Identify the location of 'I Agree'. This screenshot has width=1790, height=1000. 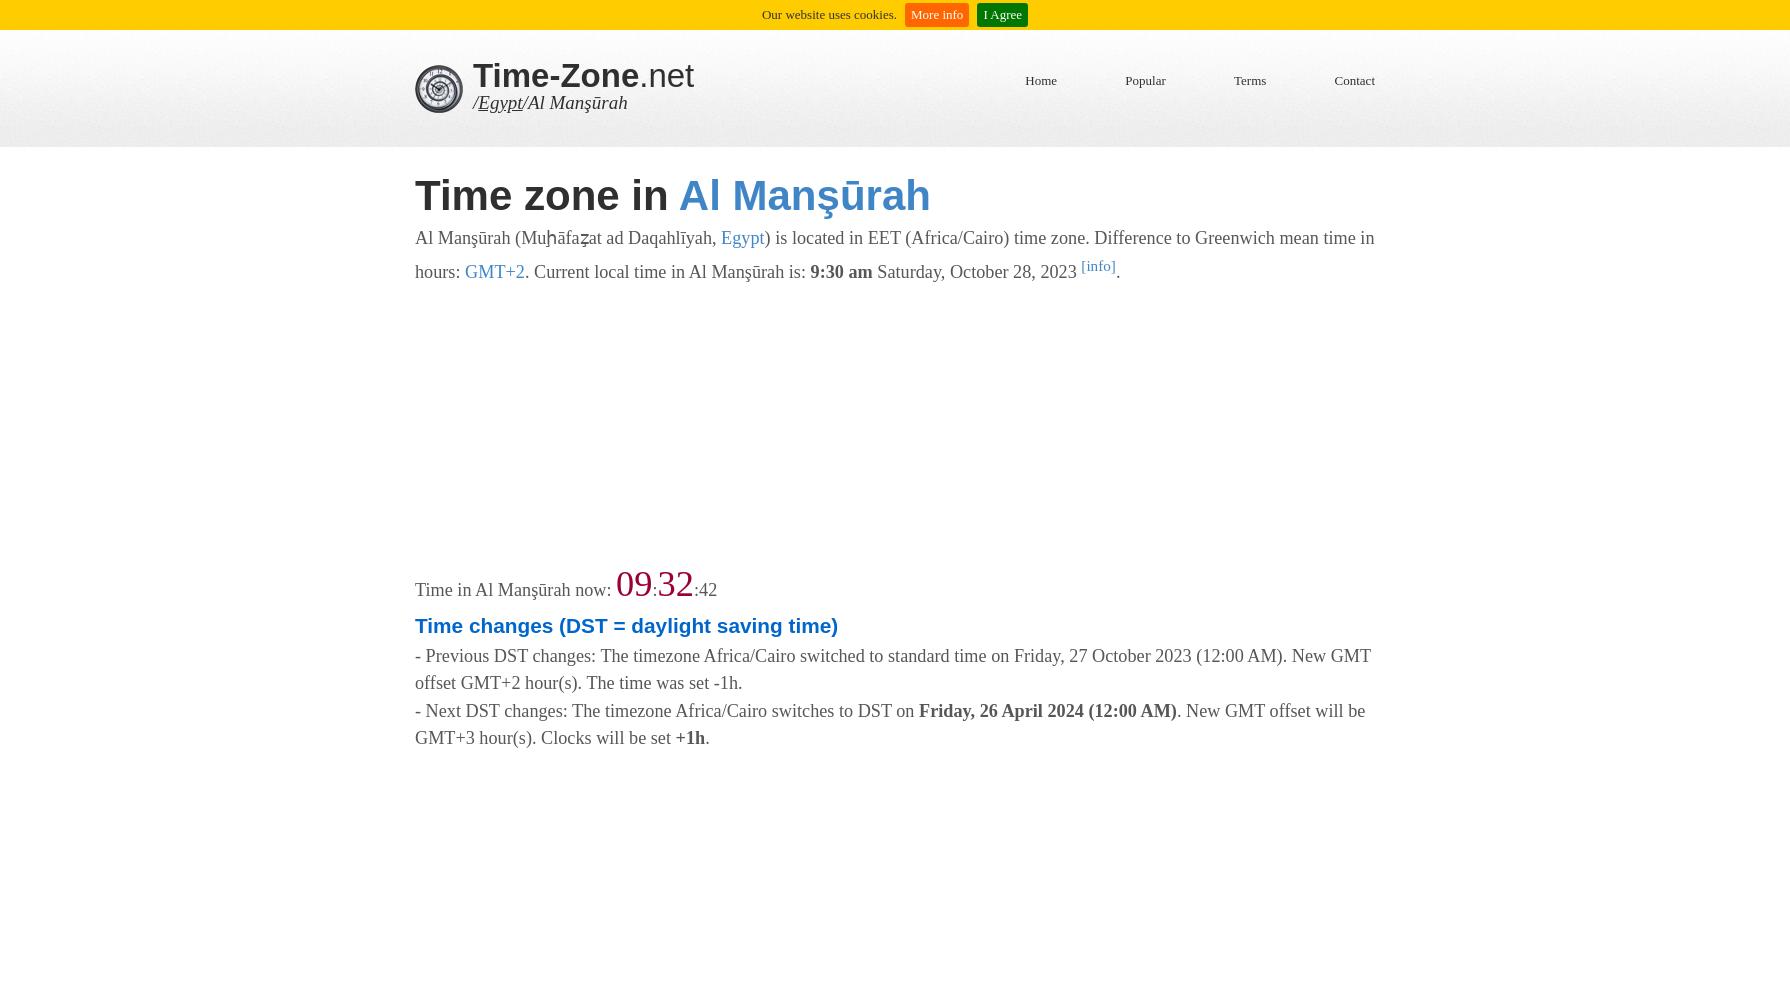
(1002, 14).